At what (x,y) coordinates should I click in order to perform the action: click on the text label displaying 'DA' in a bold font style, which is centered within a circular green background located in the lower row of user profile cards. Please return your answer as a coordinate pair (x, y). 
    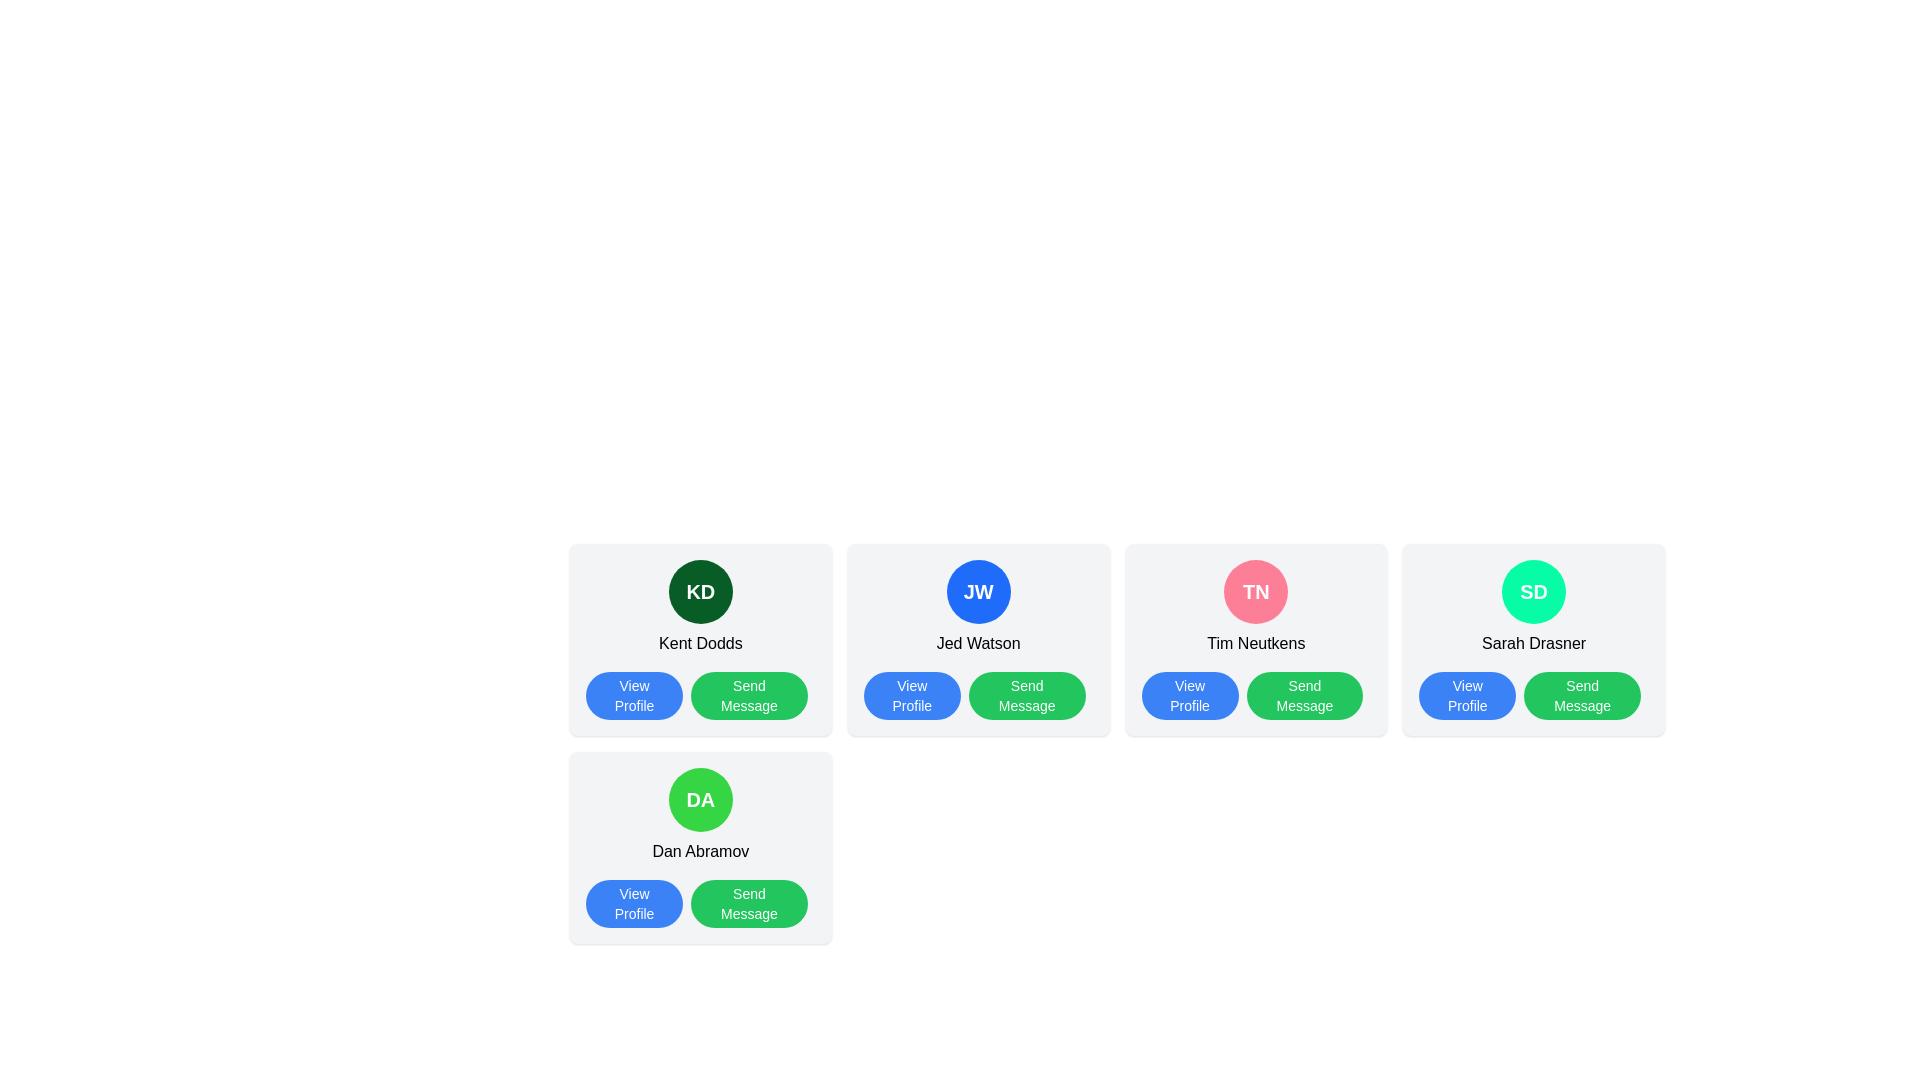
    Looking at the image, I should click on (700, 798).